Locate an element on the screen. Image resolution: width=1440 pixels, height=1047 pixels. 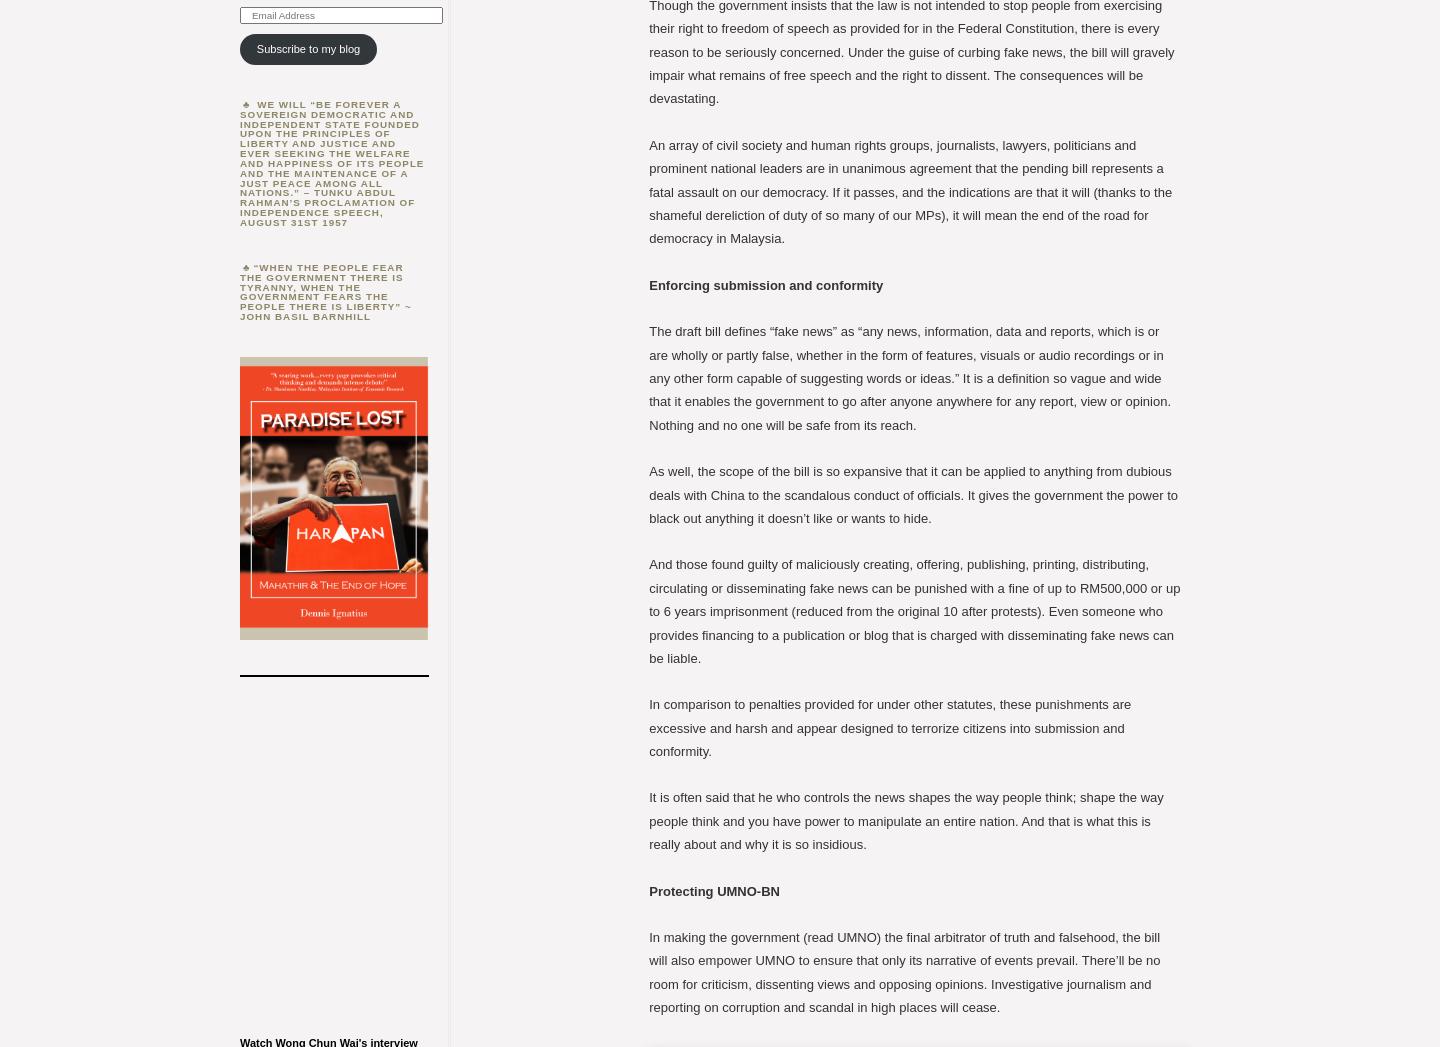
'As well, the scope of the bill is so expansive that it can be applied to anything from dubious deals with China to the scandalous conduct of officials. It gives the government the power to black out anything it doesn’t like or wants to hide.' is located at coordinates (912, 493).